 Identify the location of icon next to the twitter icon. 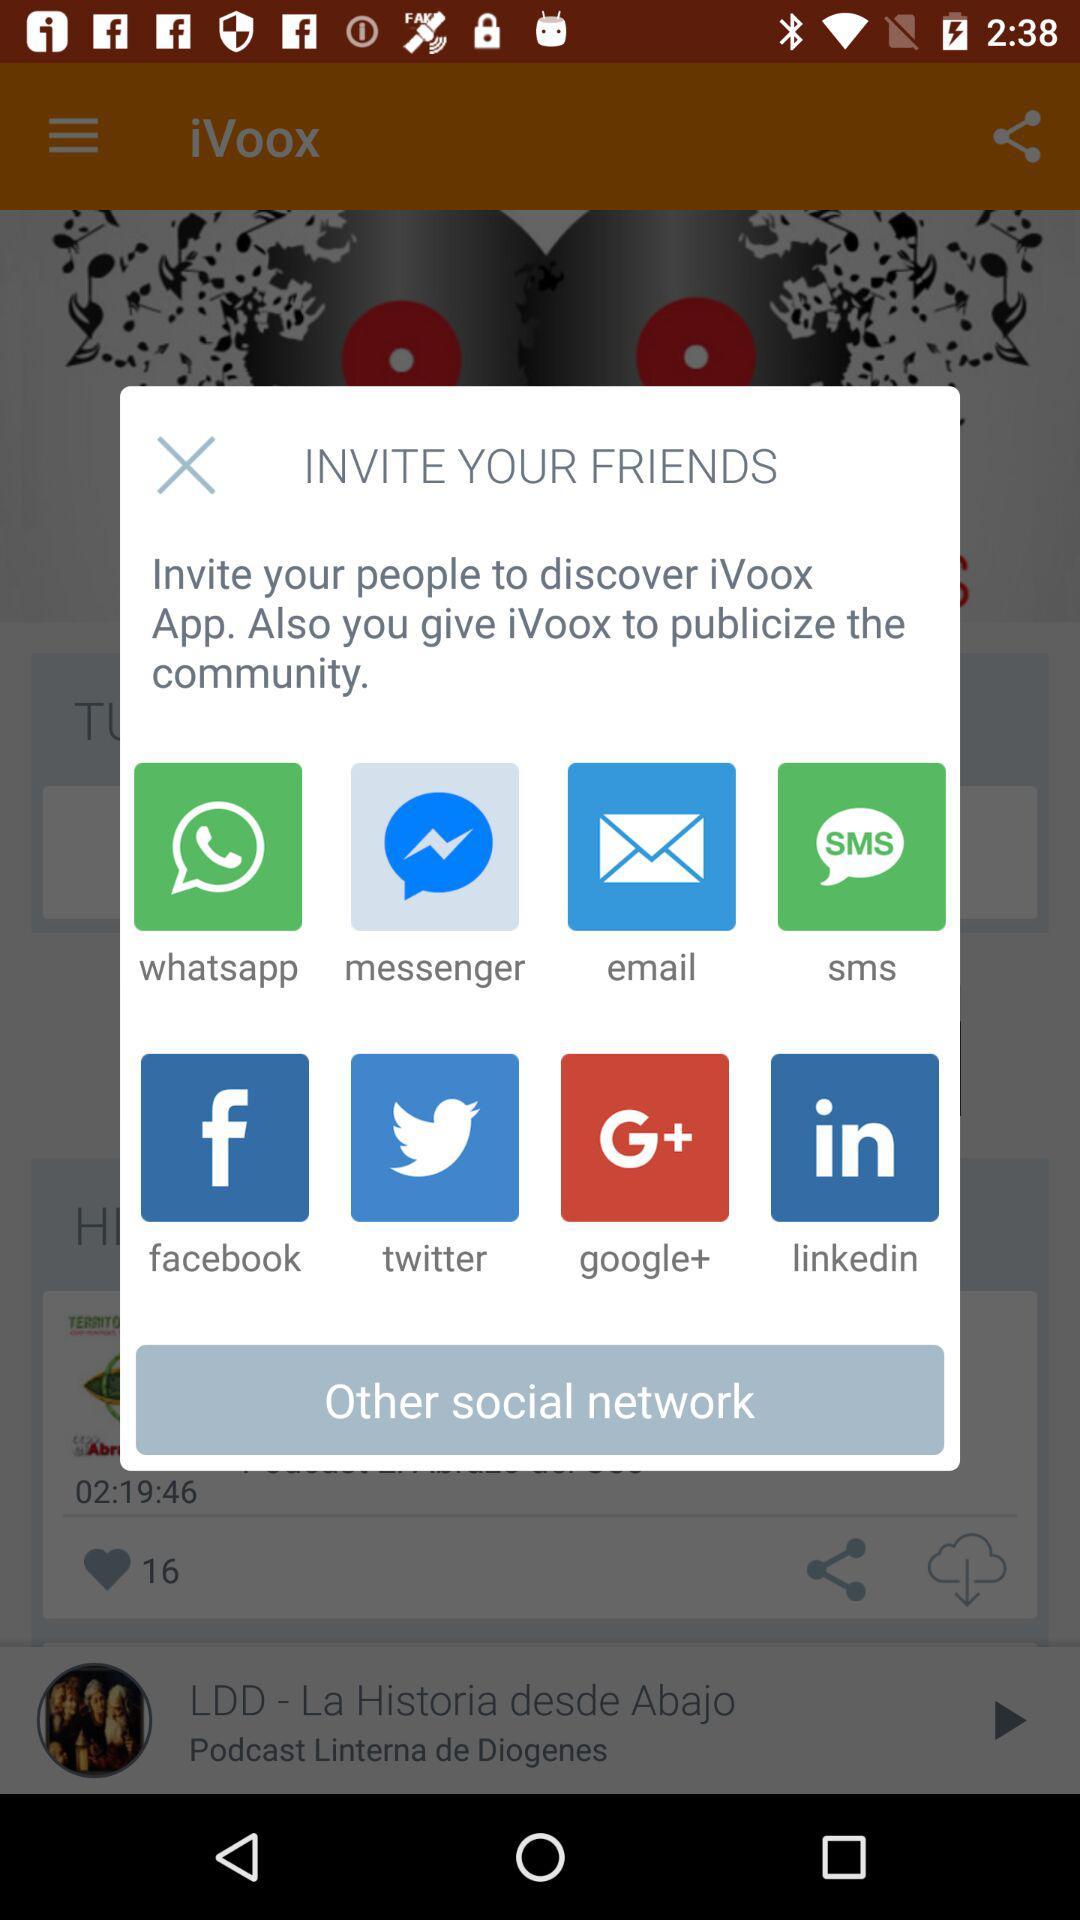
(644, 1167).